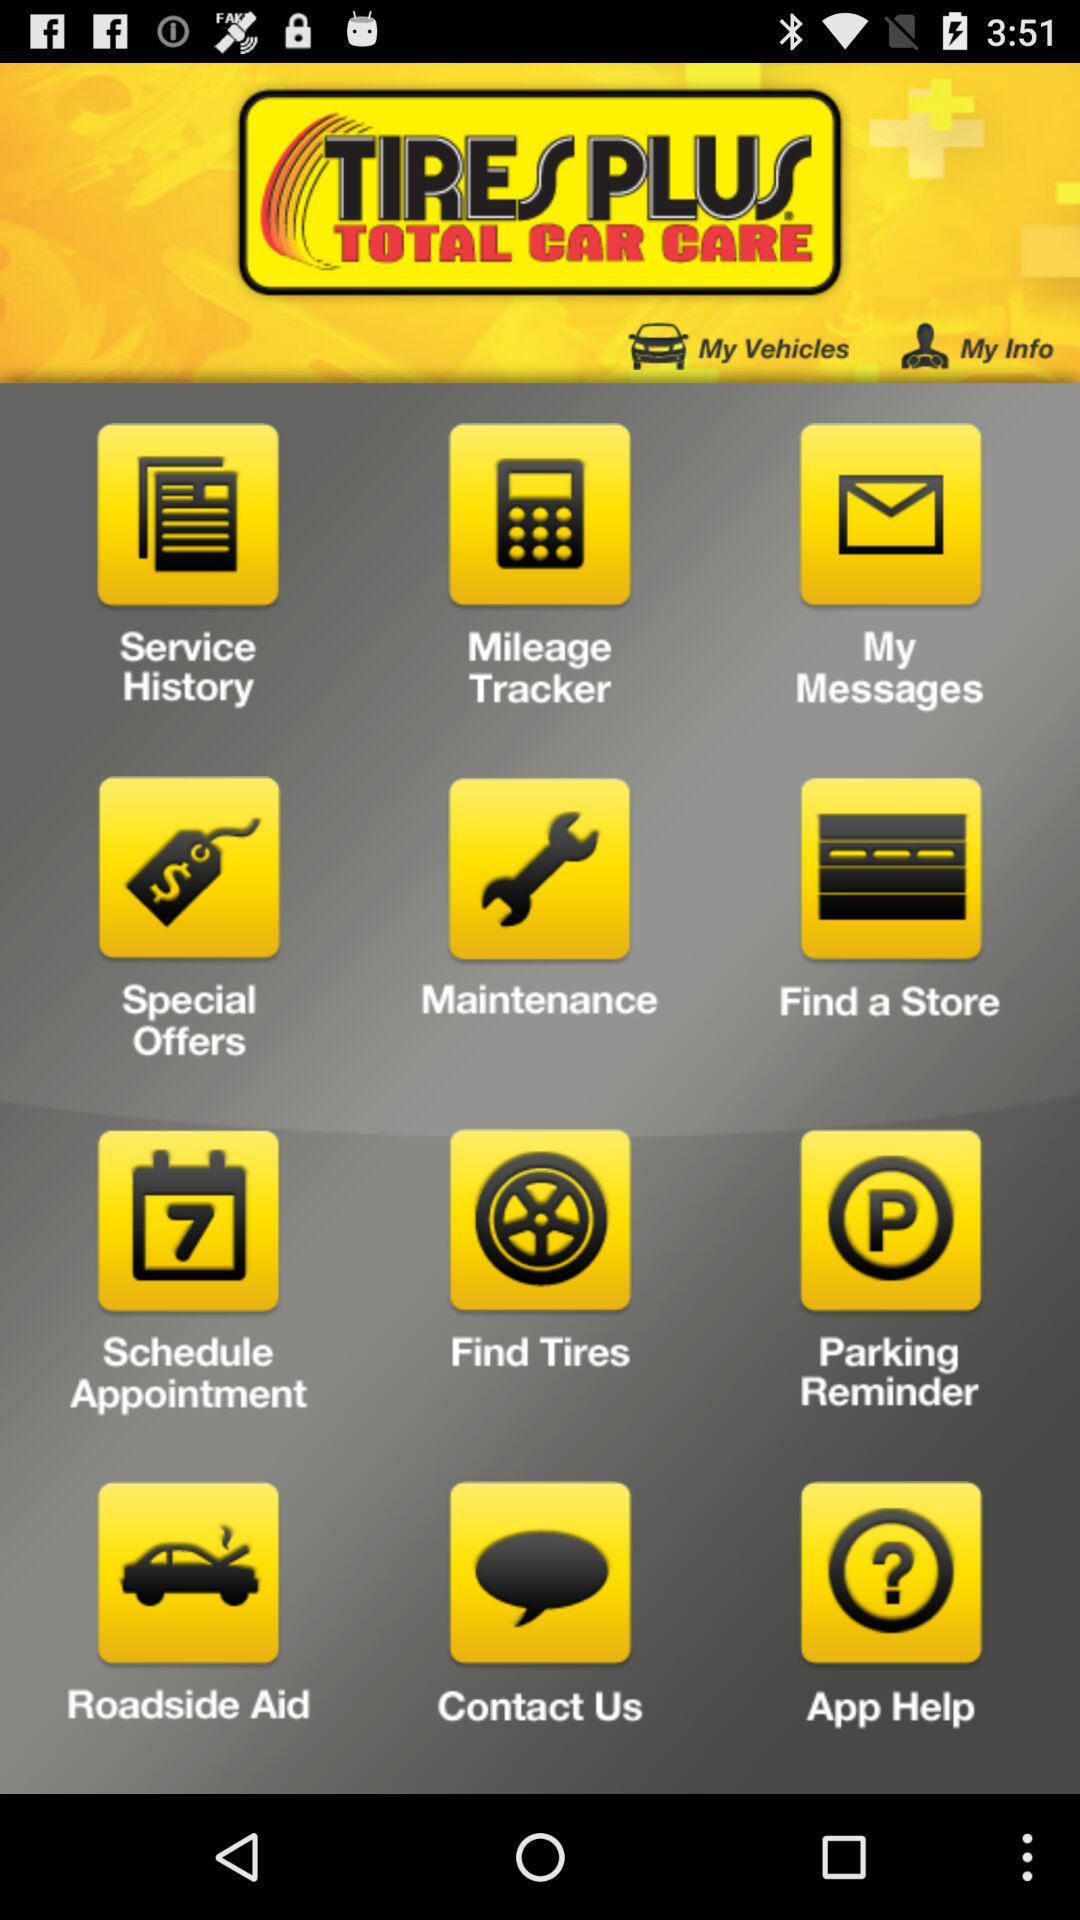  I want to click on locate store, so click(890, 924).